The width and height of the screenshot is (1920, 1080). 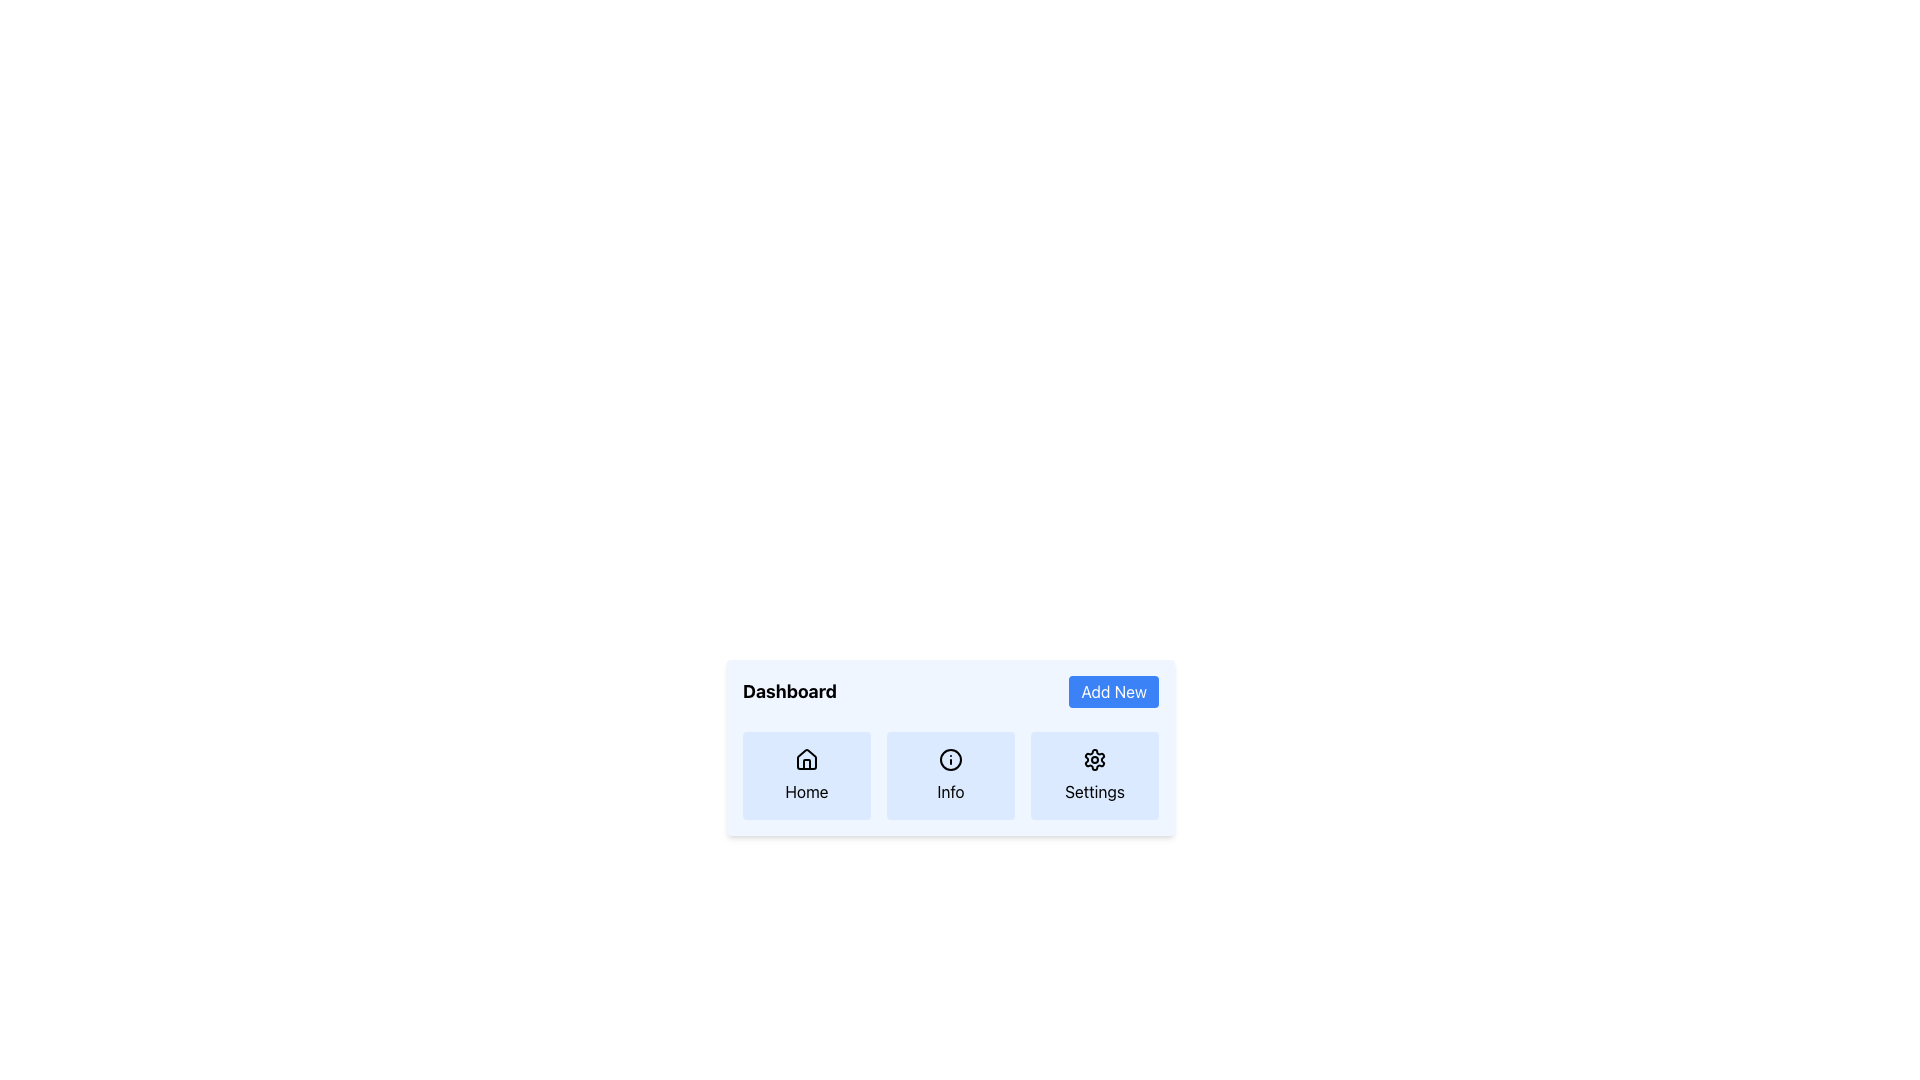 What do you see at coordinates (806, 790) in the screenshot?
I see `the 'Home' label located beneath the home icon within a blue panel with rounded corners` at bounding box center [806, 790].